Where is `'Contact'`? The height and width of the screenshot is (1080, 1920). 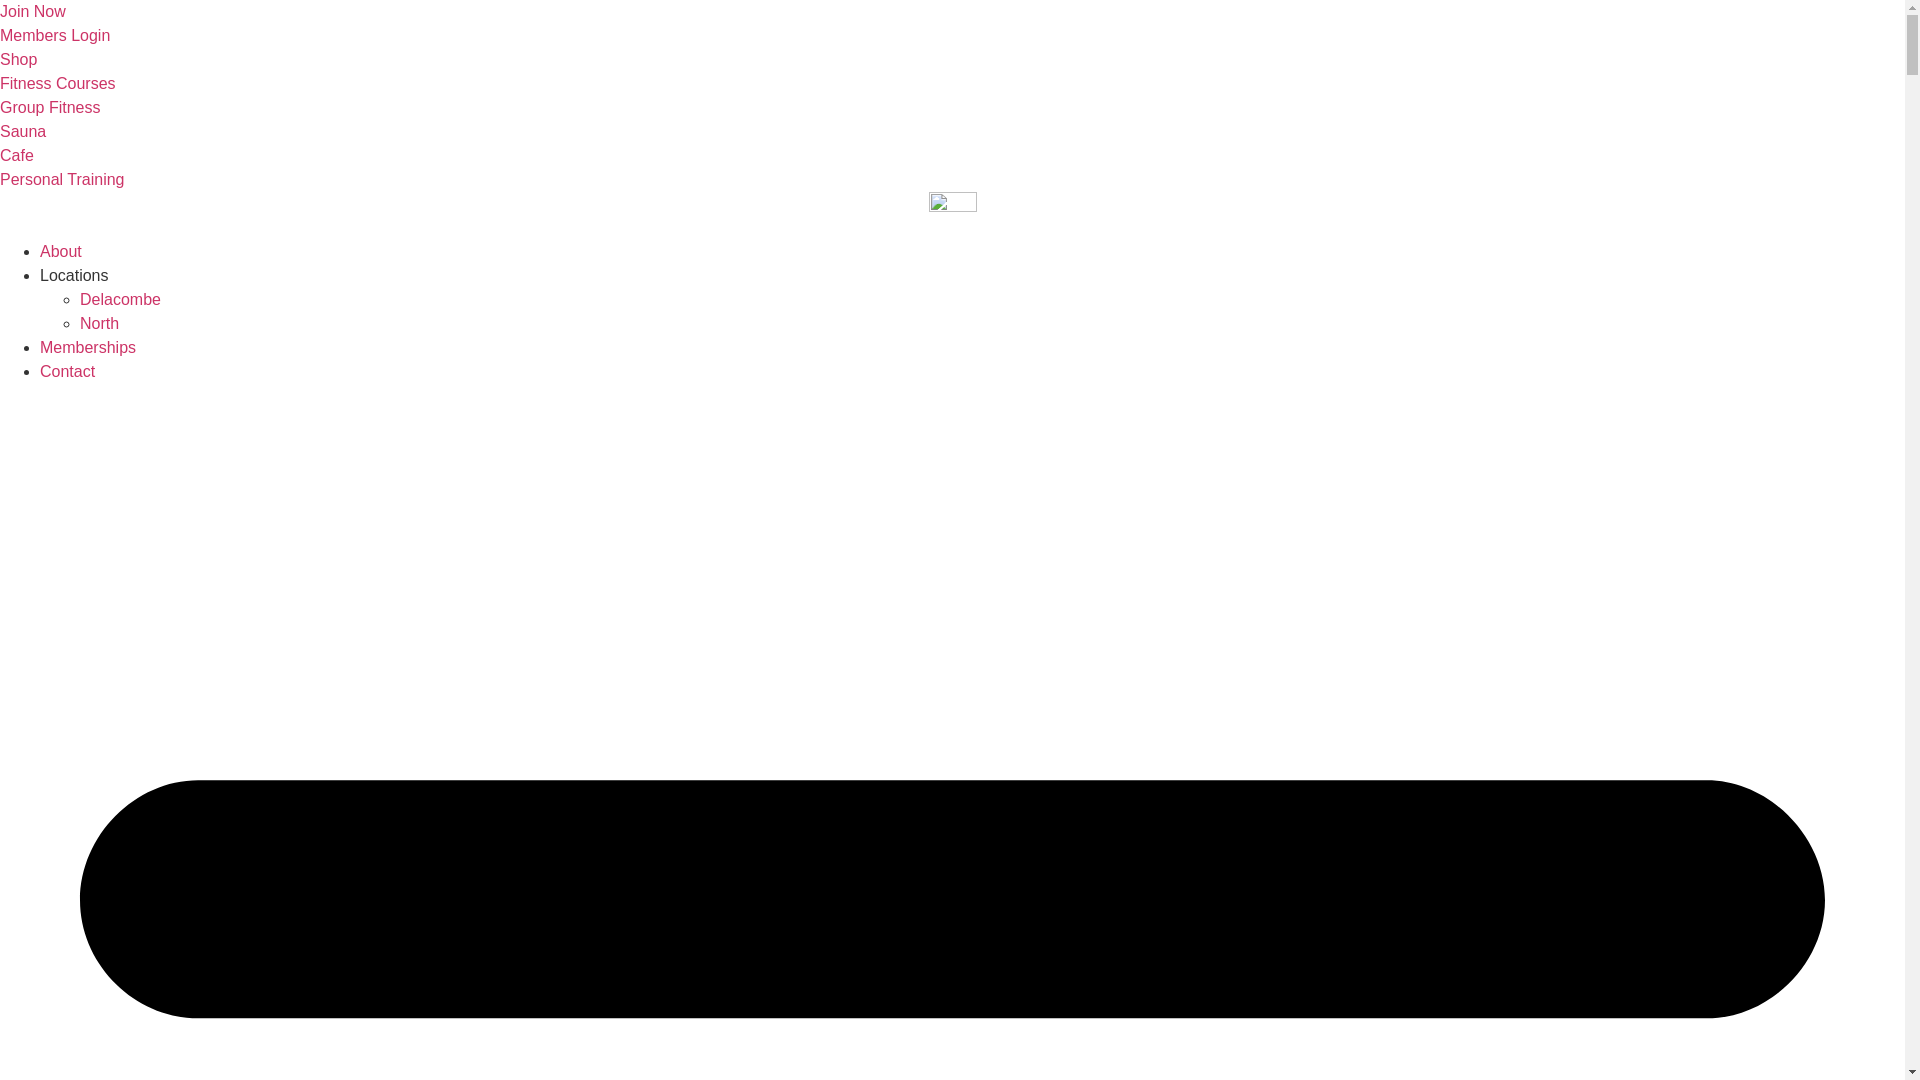
'Contact' is located at coordinates (67, 371).